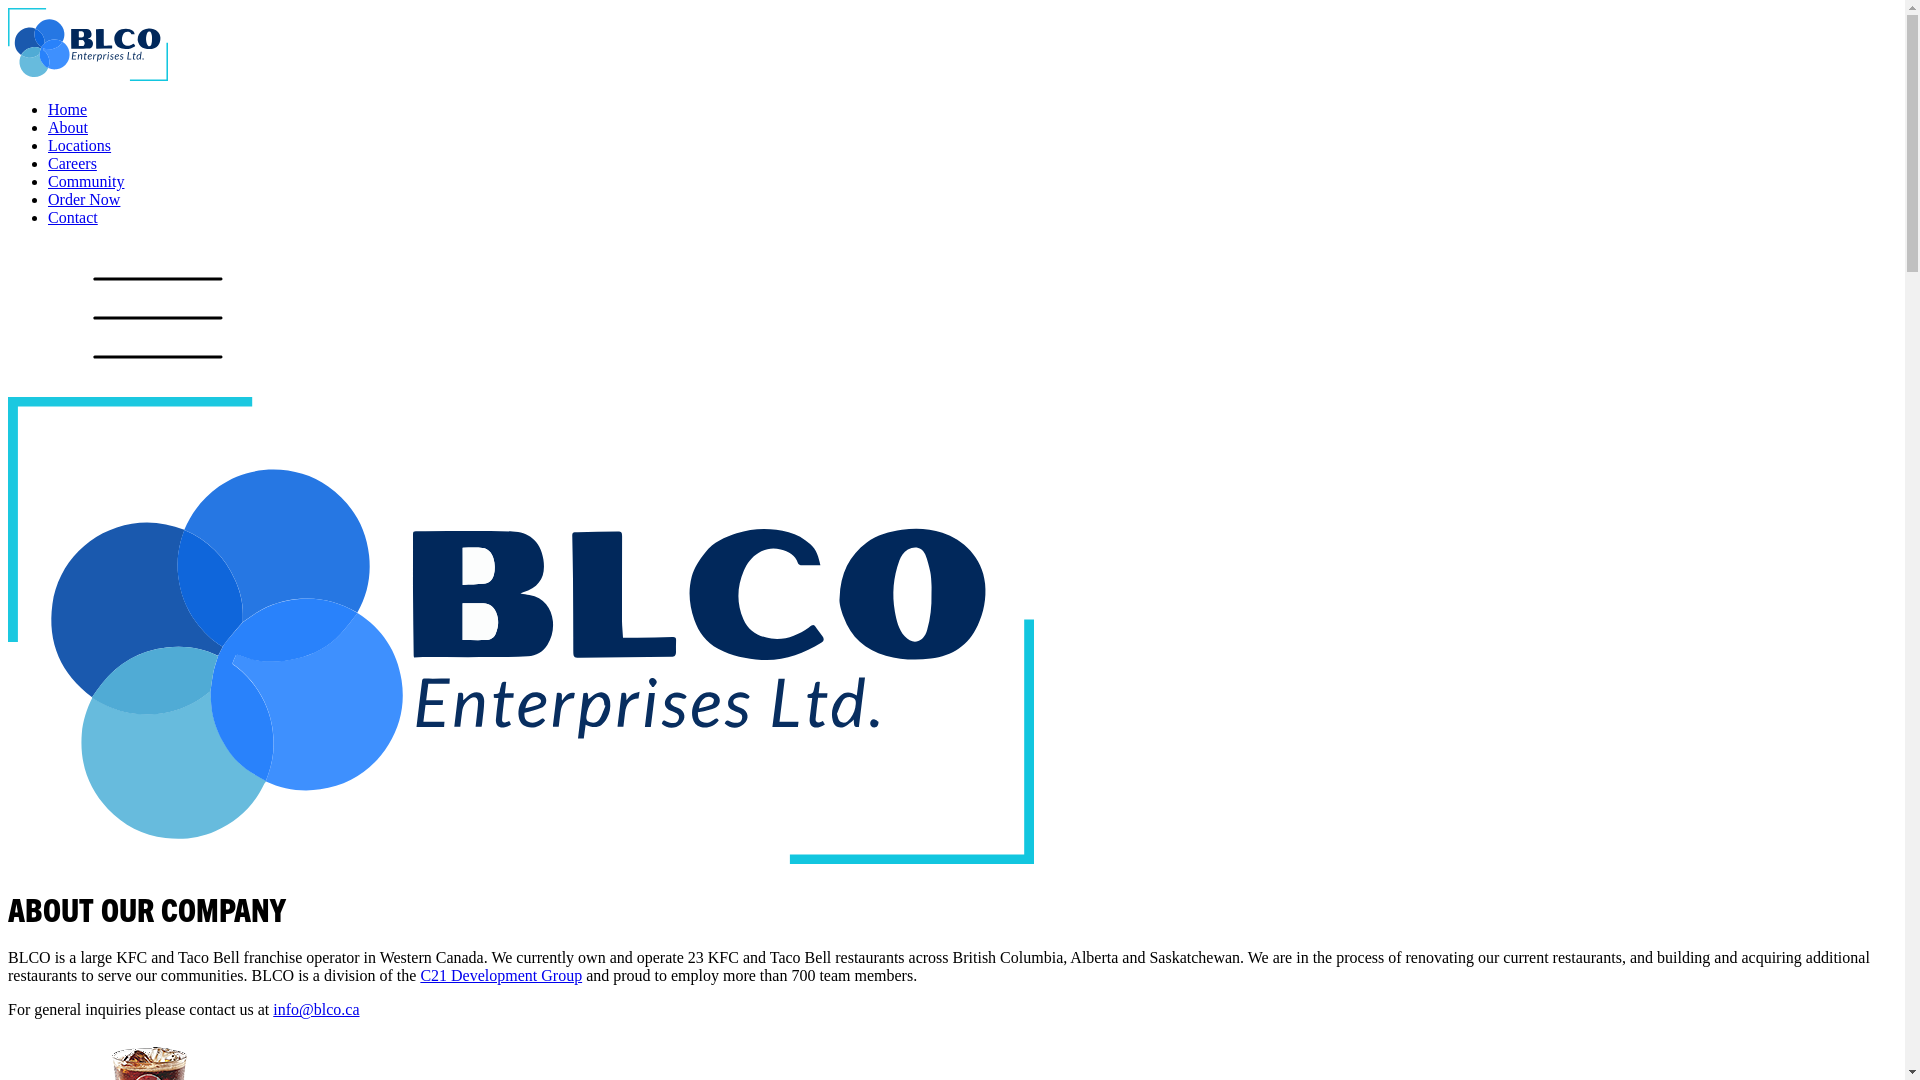 This screenshot has height=1080, width=1920. I want to click on 'Careers', so click(72, 162).